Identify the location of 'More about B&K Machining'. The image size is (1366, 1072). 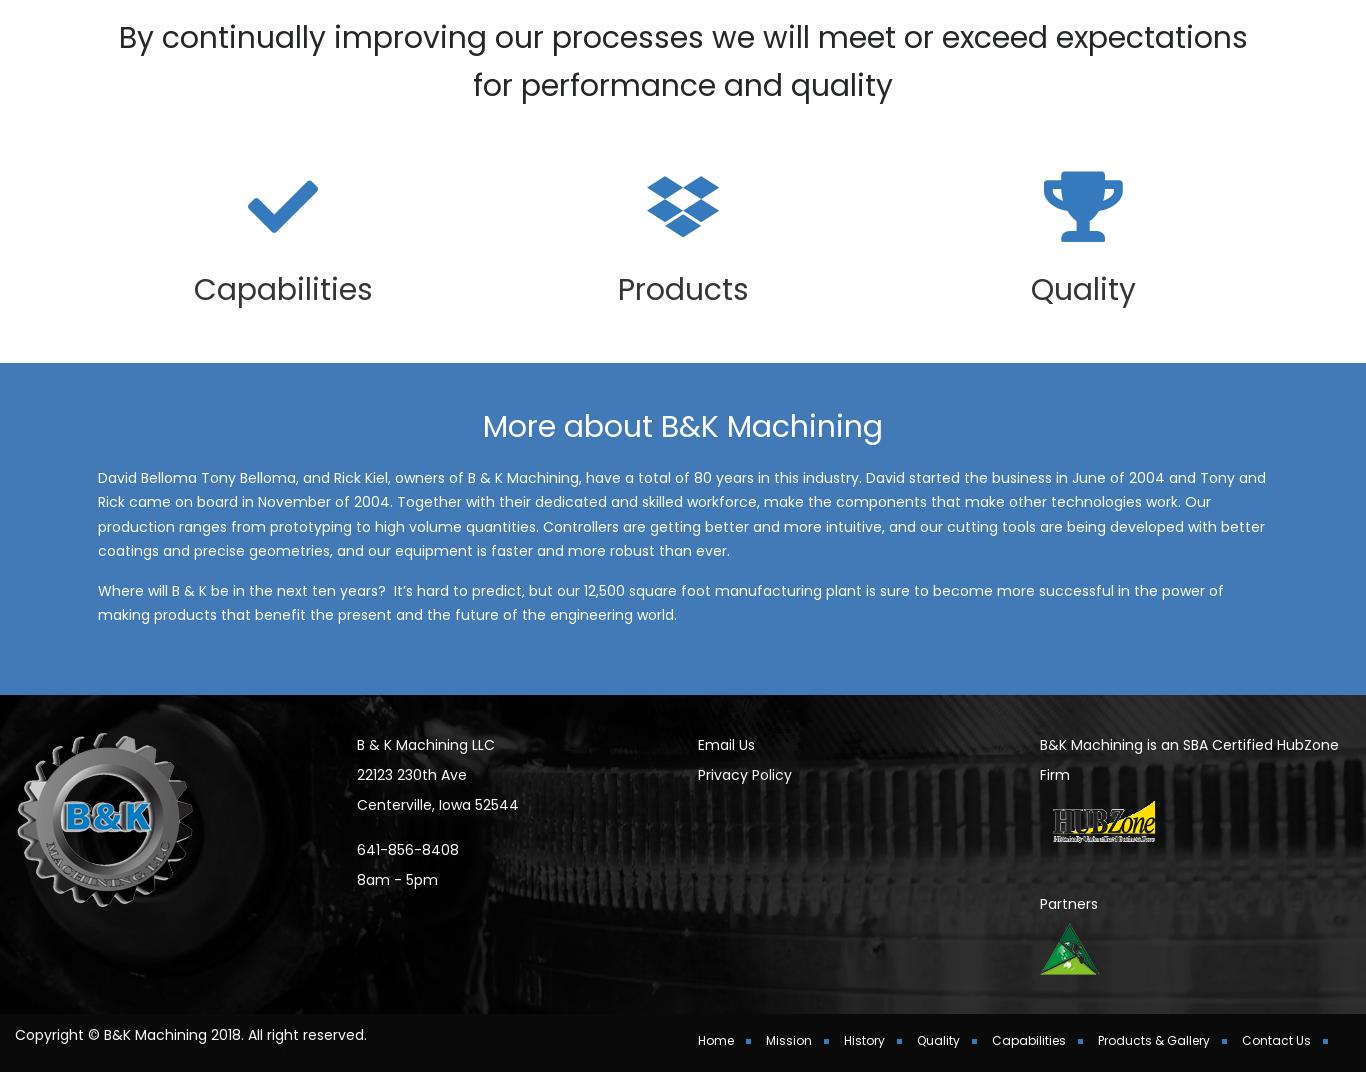
(683, 452).